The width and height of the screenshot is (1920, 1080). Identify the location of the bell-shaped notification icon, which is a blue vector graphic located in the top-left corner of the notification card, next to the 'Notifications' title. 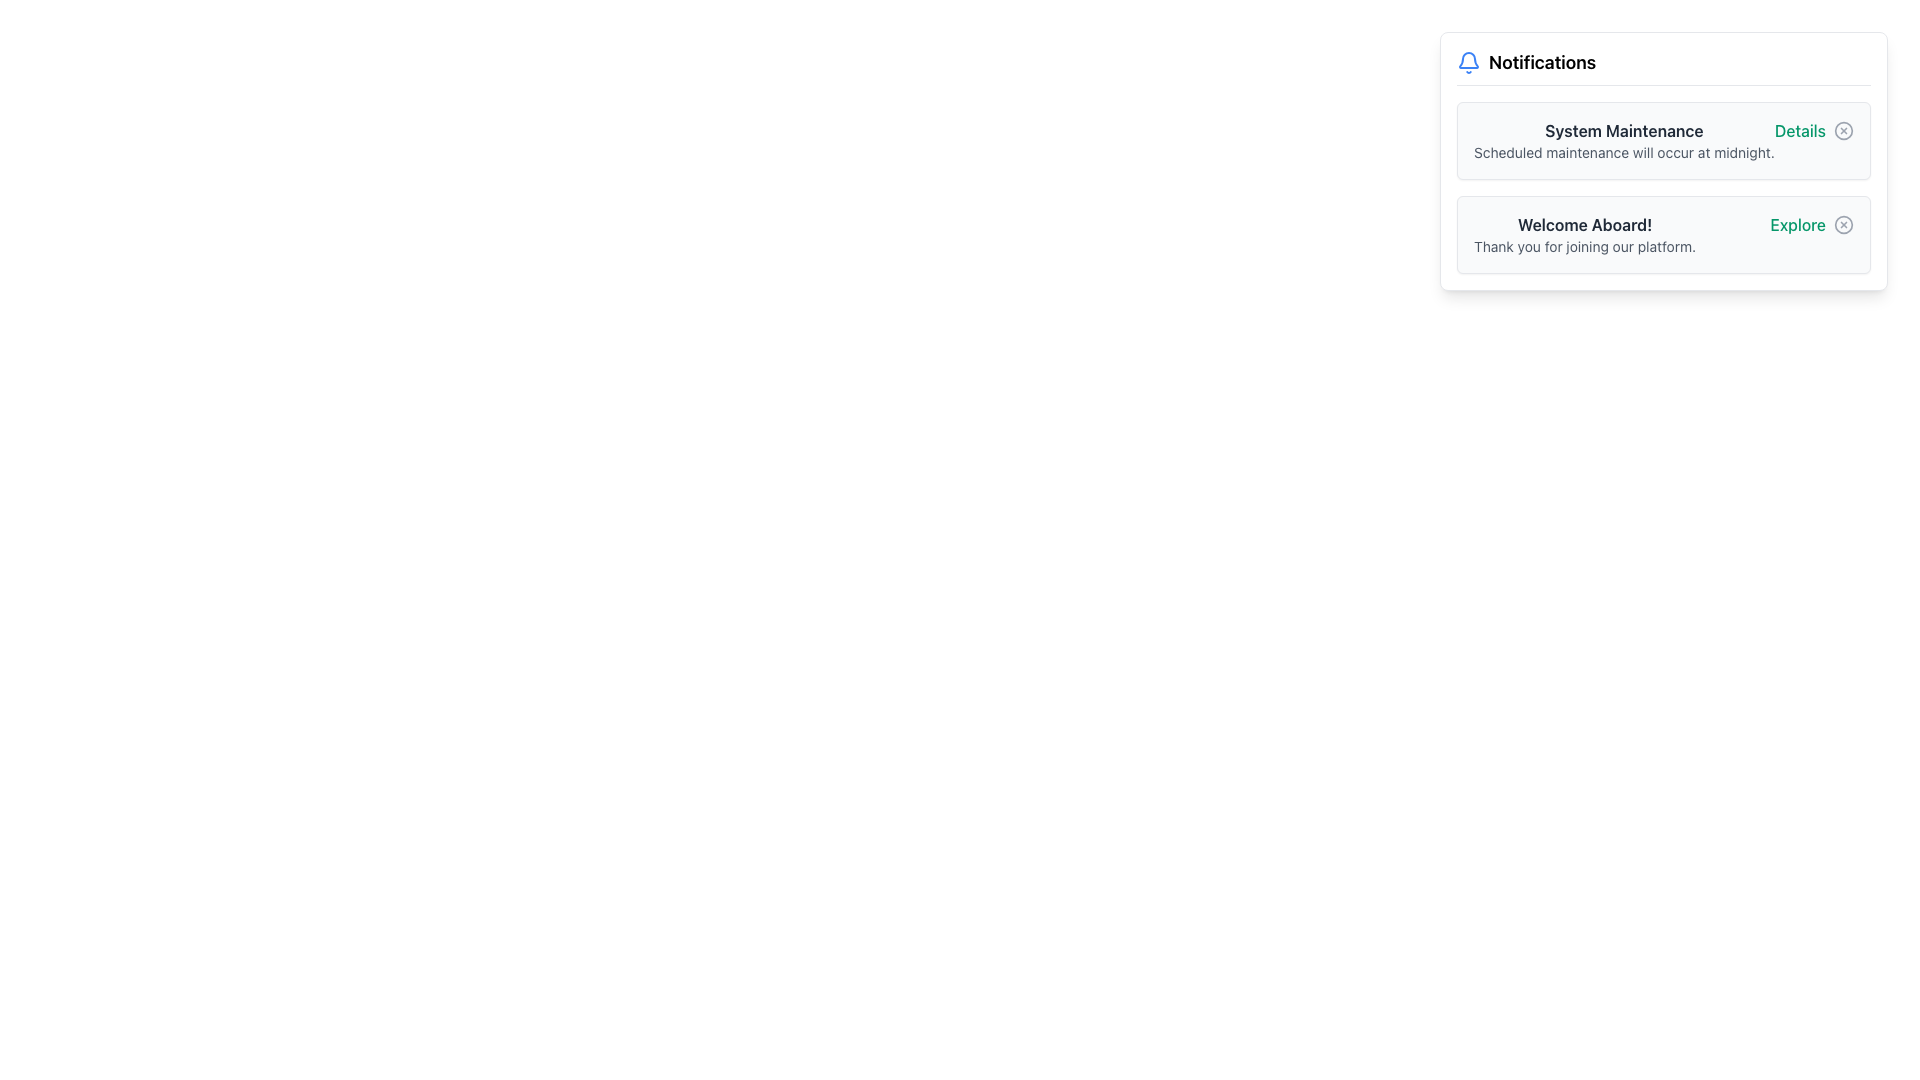
(1468, 59).